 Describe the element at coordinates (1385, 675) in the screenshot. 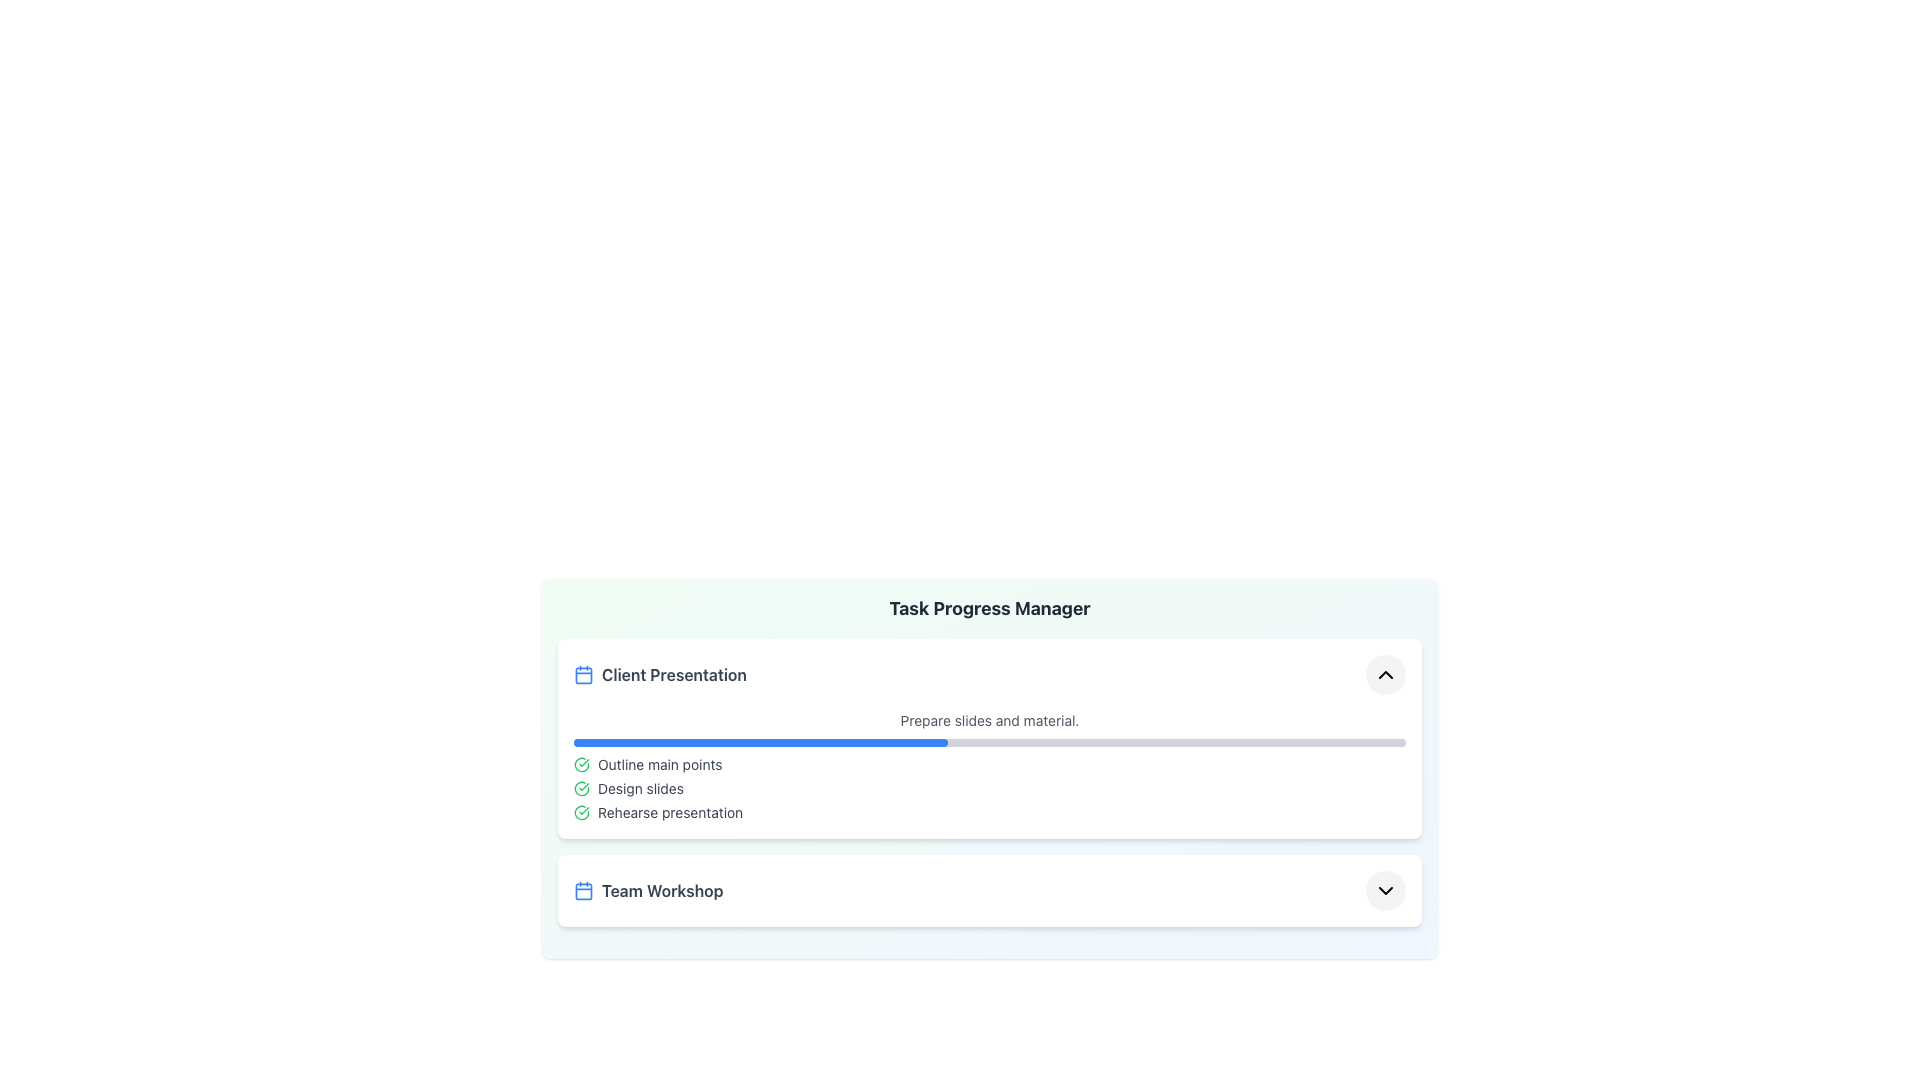

I see `the button located at the top-right corner of the 'Client Presentation' section` at that location.